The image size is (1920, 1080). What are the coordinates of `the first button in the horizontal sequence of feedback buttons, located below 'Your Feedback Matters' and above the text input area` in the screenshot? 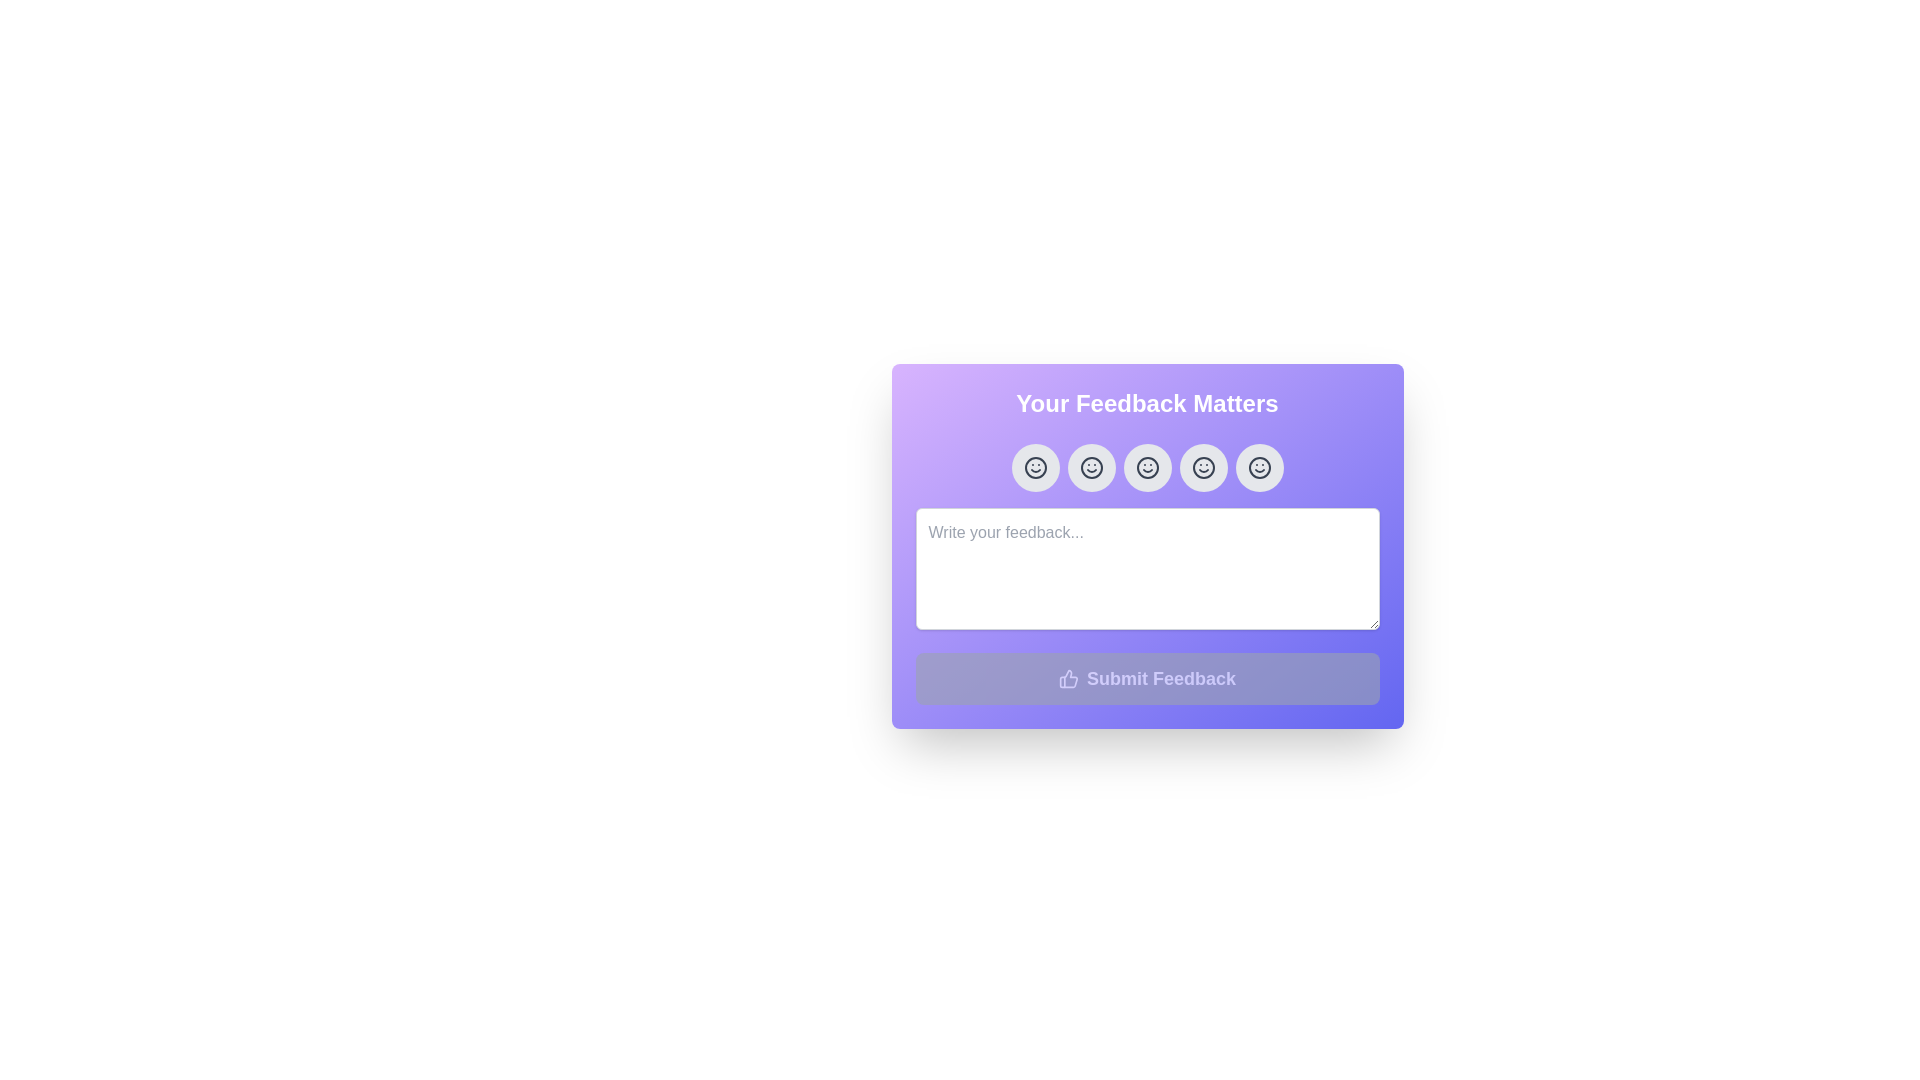 It's located at (1035, 467).